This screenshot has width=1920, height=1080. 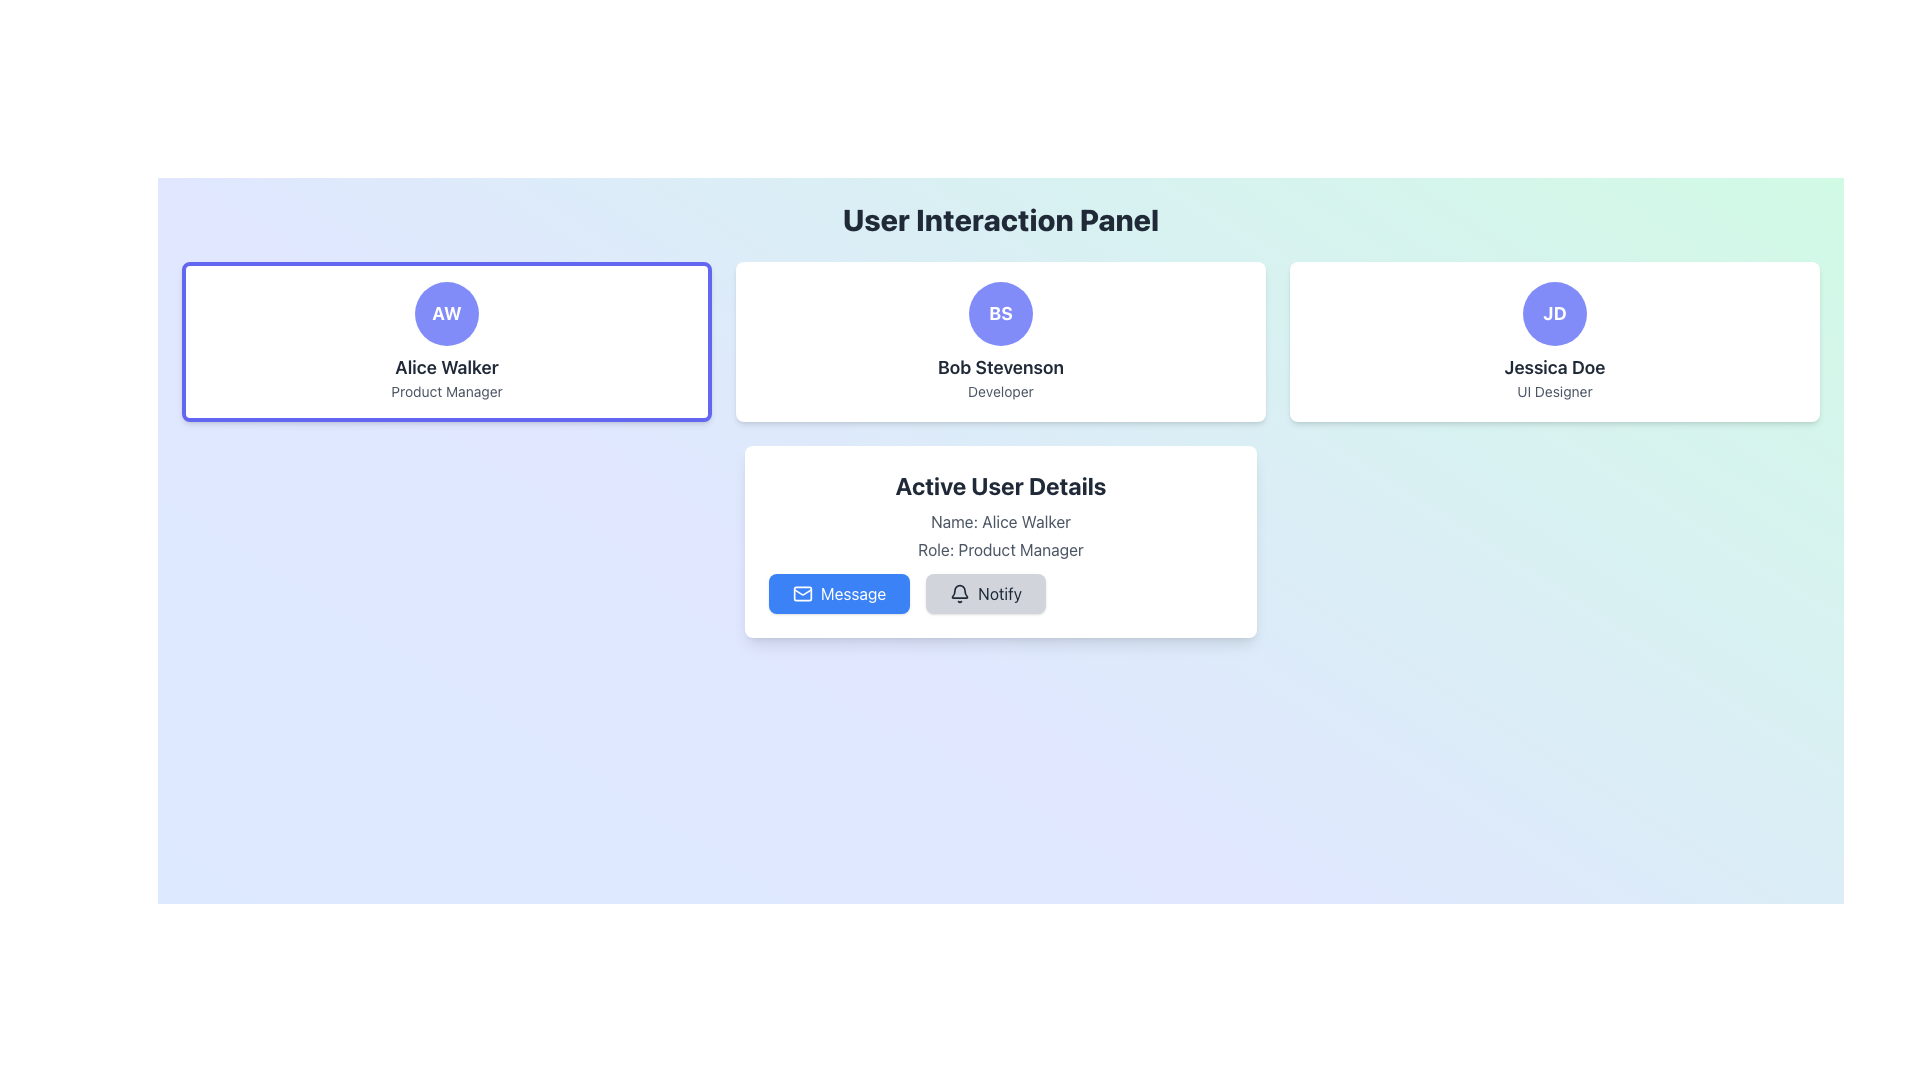 I want to click on the notification button located to the right of the 'Message' button in the 'Active User Details' section to observe interaction effects, so click(x=986, y=593).